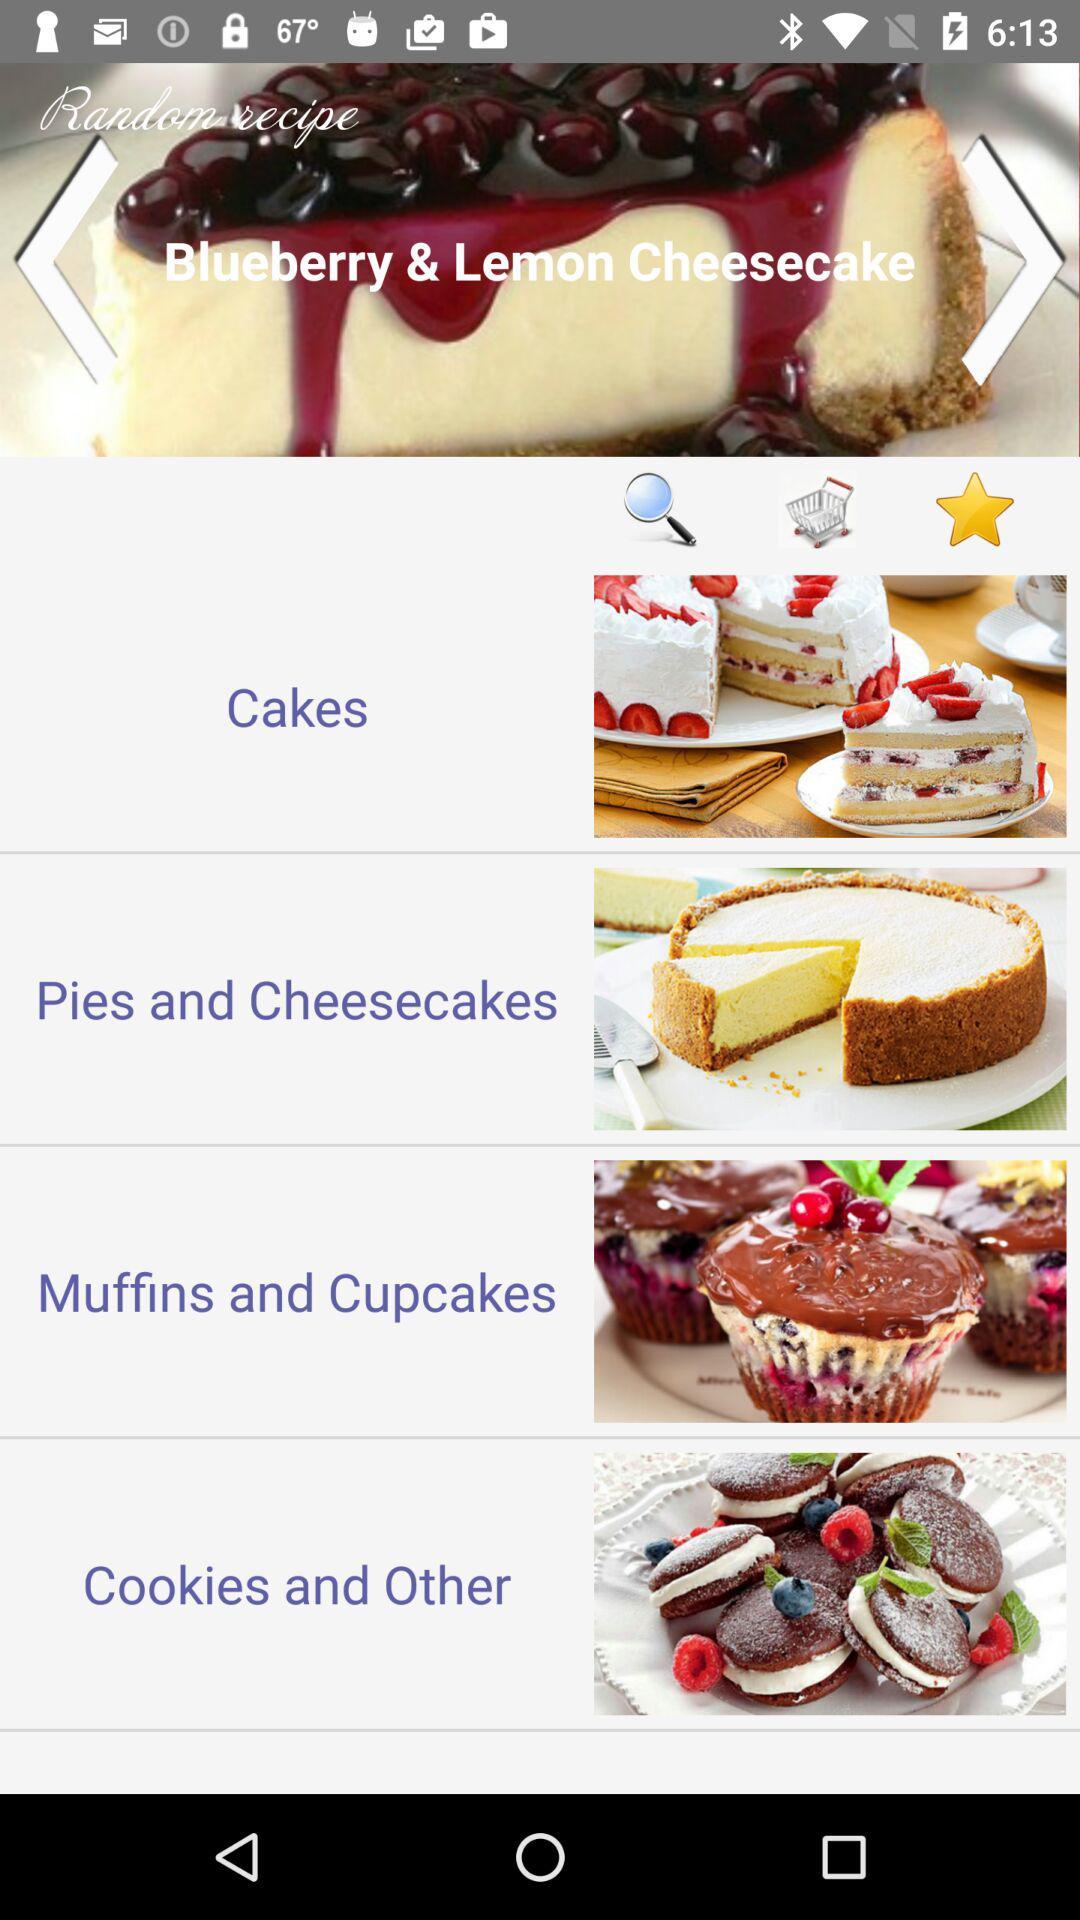  What do you see at coordinates (297, 998) in the screenshot?
I see `the icon above the muffins and cupcakes item` at bounding box center [297, 998].